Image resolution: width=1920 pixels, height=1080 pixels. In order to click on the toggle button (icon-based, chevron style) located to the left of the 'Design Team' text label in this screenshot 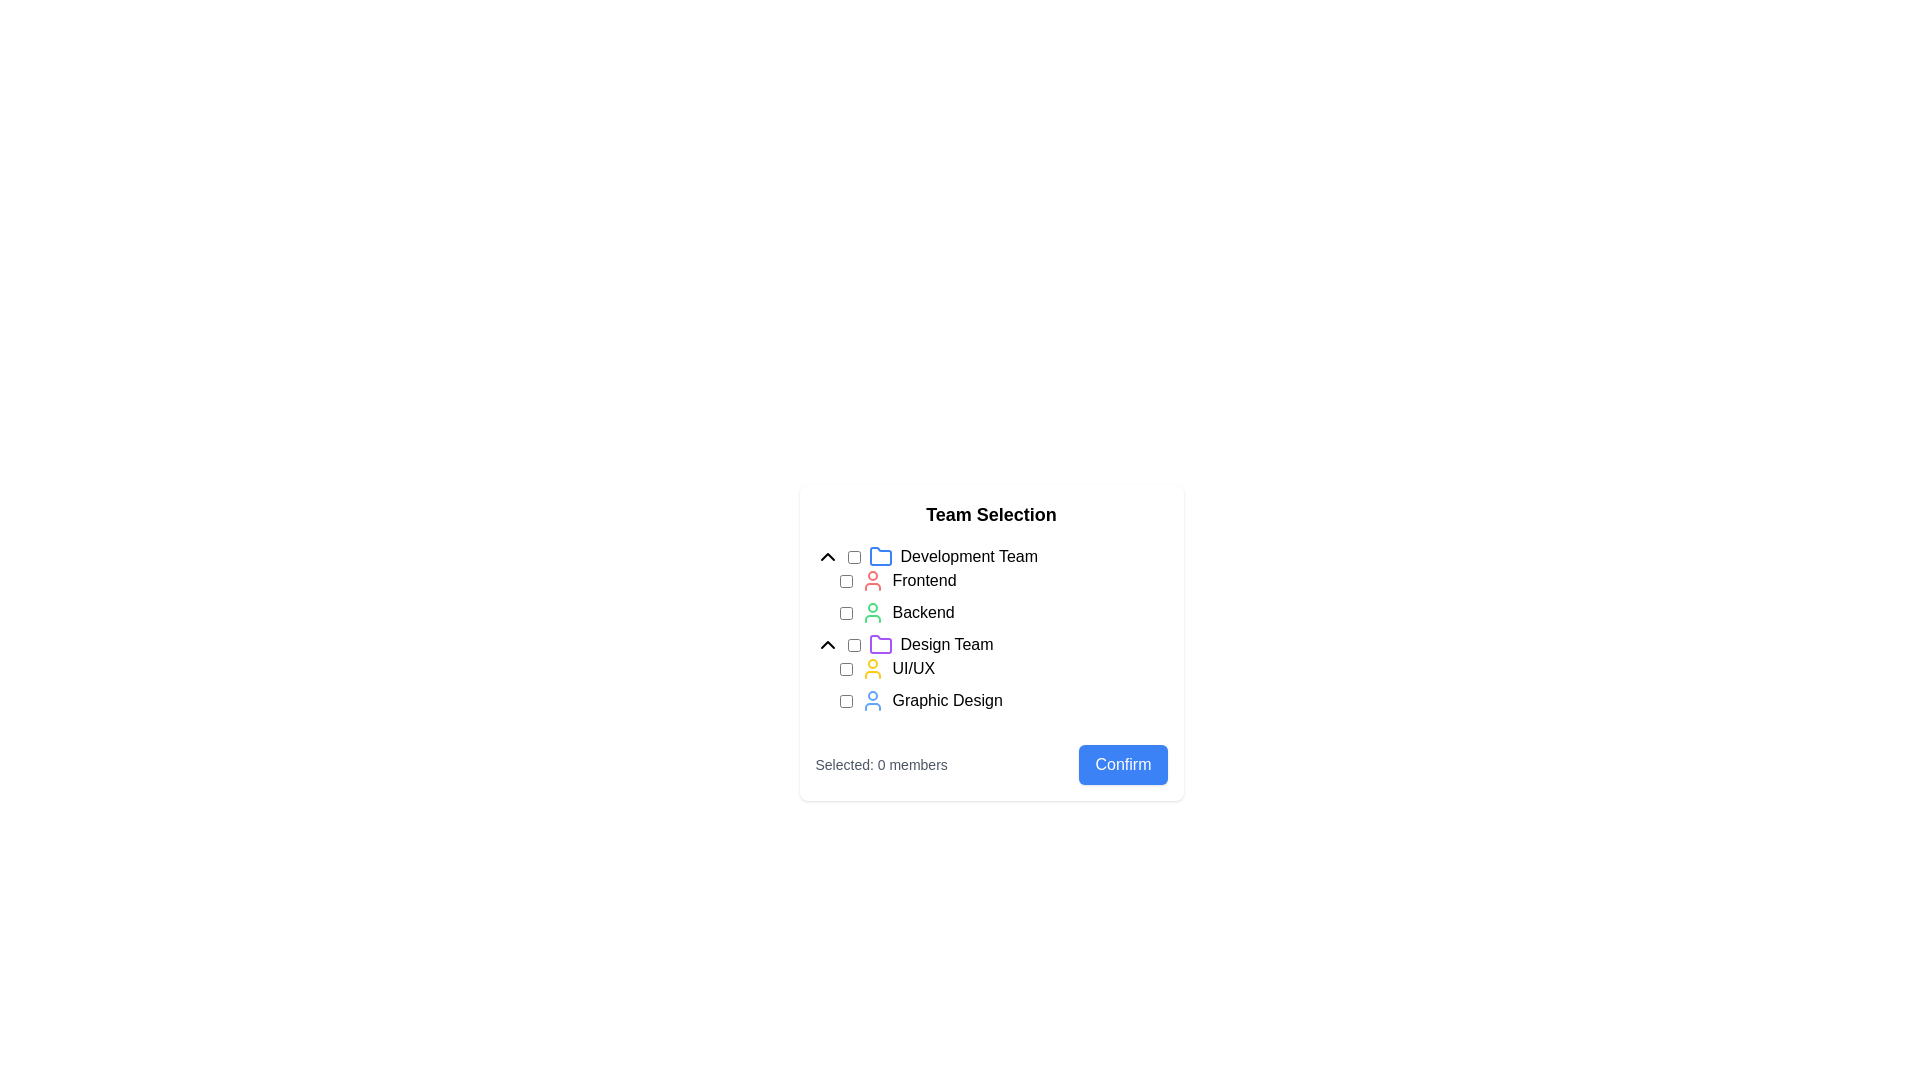, I will do `click(827, 644)`.